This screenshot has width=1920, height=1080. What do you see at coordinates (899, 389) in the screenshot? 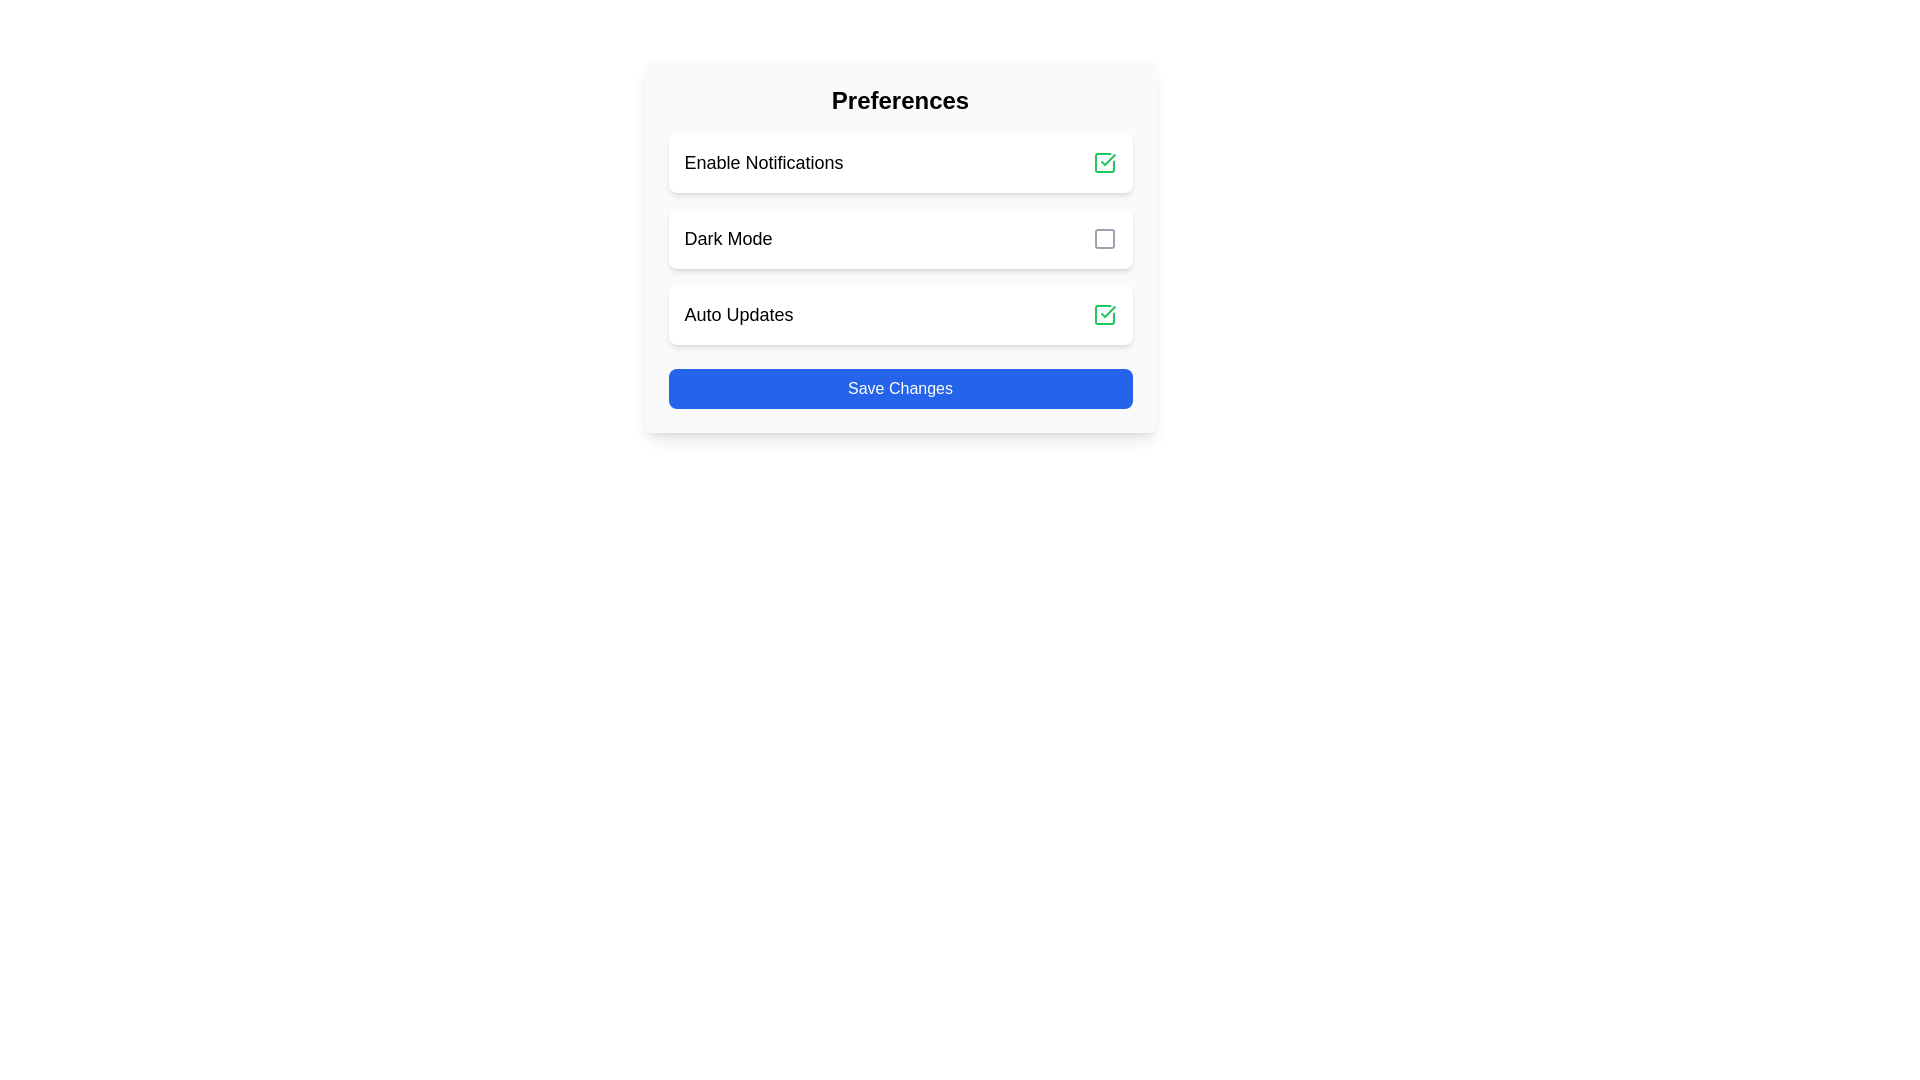
I see `the blue rectangular 'Save Changes' button at the bottom of the preferences form to trigger the hover effect` at bounding box center [899, 389].